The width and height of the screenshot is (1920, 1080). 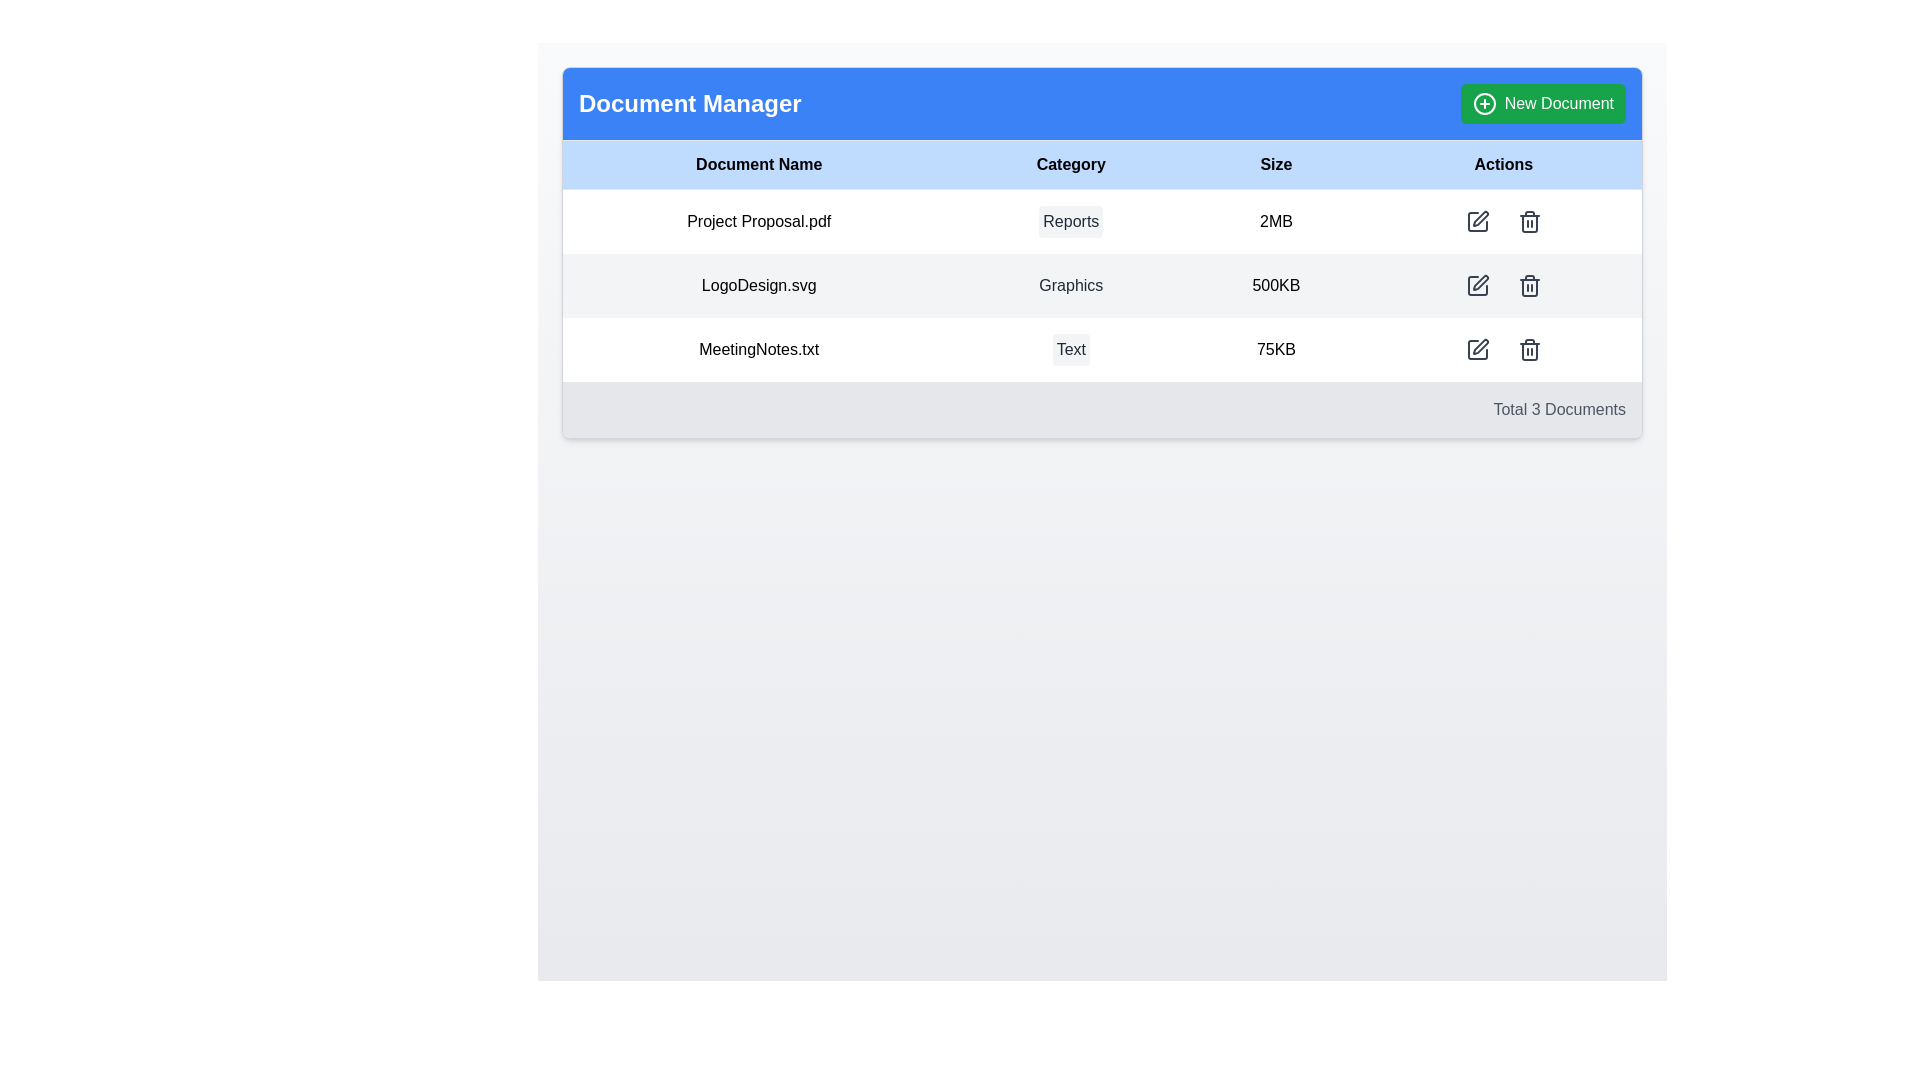 What do you see at coordinates (1480, 346) in the screenshot?
I see `the edit button located in the 'Actions' column of the table, in the third row corresponding to the 'MeetingNotes.txt' document` at bounding box center [1480, 346].